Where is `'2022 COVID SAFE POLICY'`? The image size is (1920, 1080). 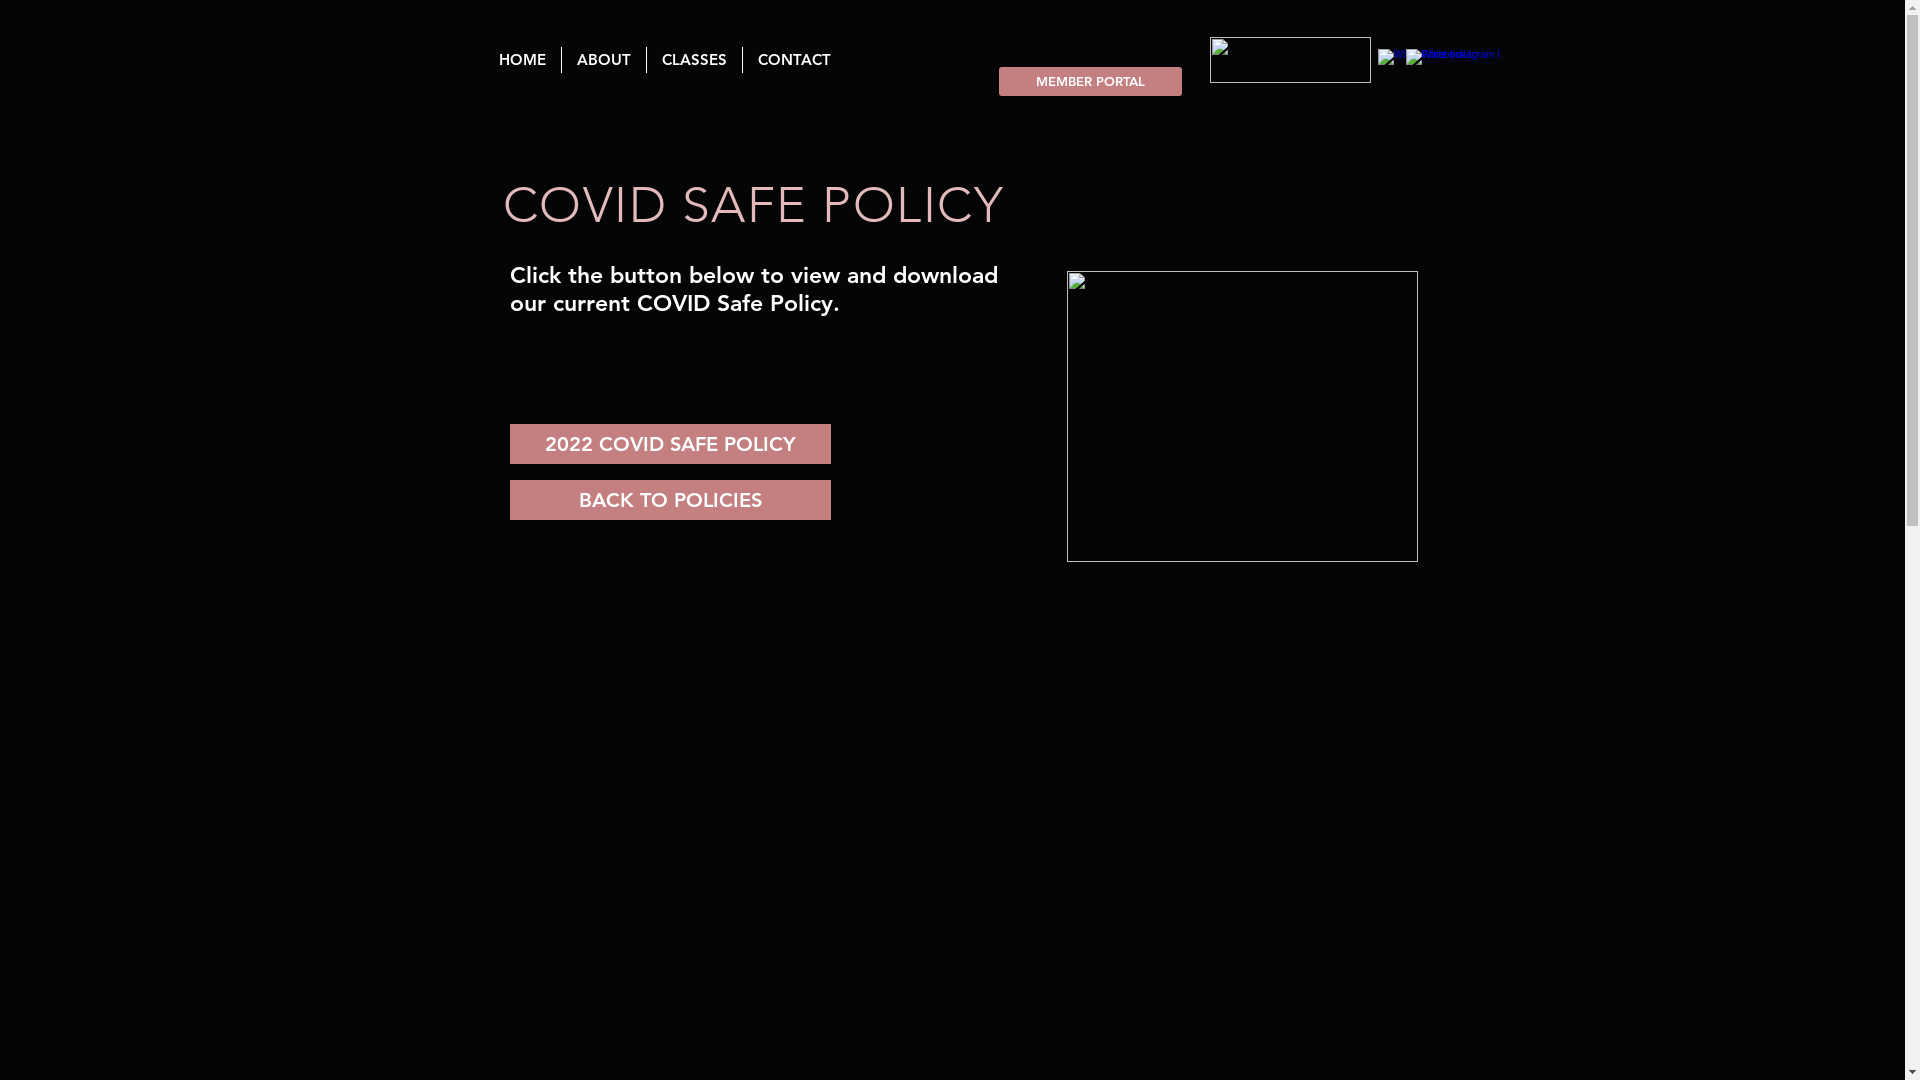
'2022 COVID SAFE POLICY' is located at coordinates (670, 442).